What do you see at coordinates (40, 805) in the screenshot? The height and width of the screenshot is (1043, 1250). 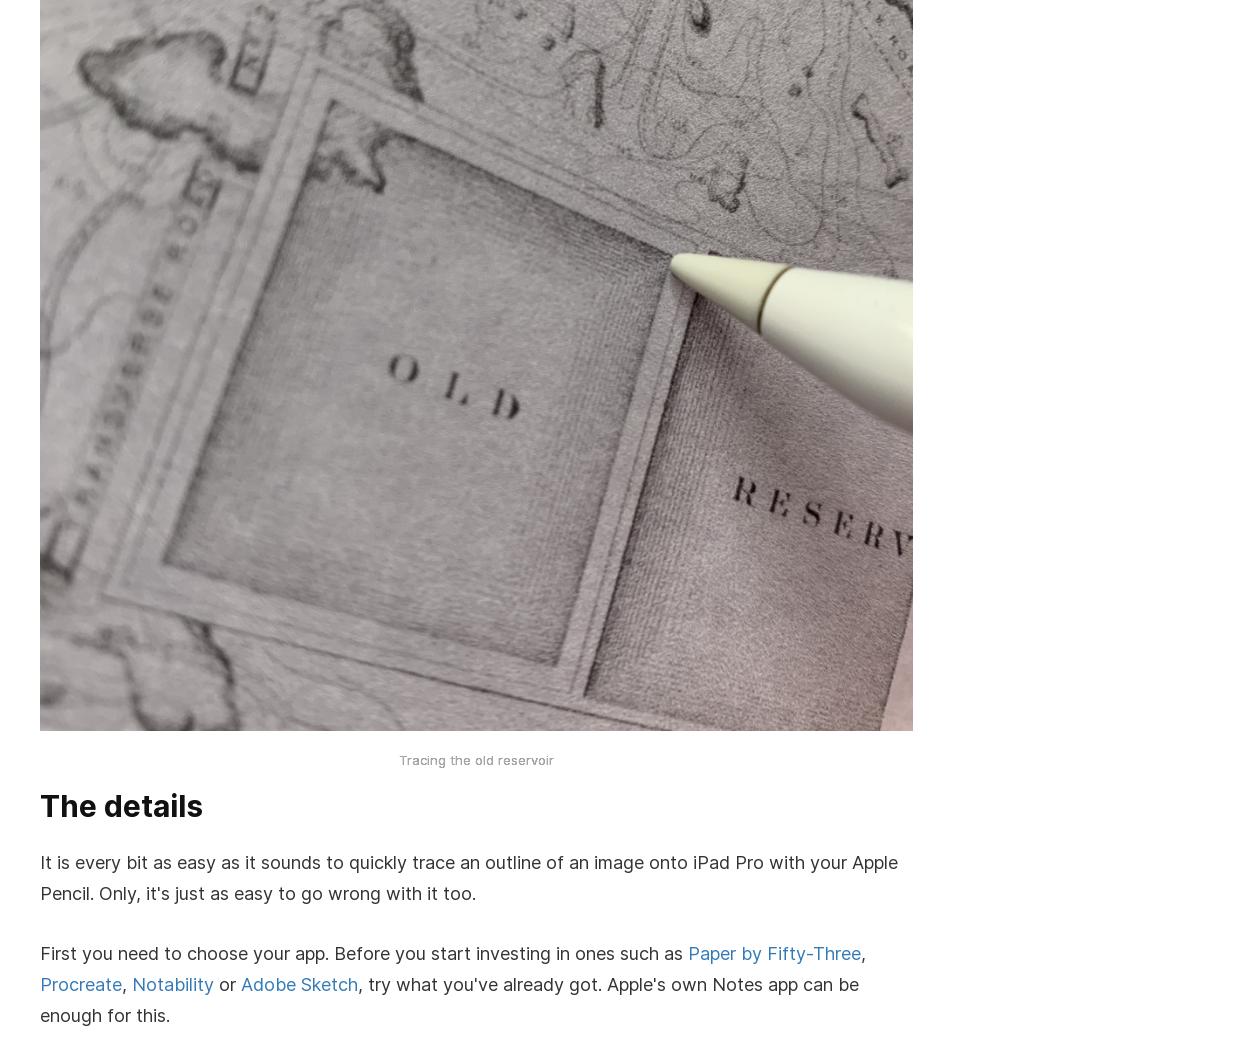 I see `'The details'` at bounding box center [40, 805].